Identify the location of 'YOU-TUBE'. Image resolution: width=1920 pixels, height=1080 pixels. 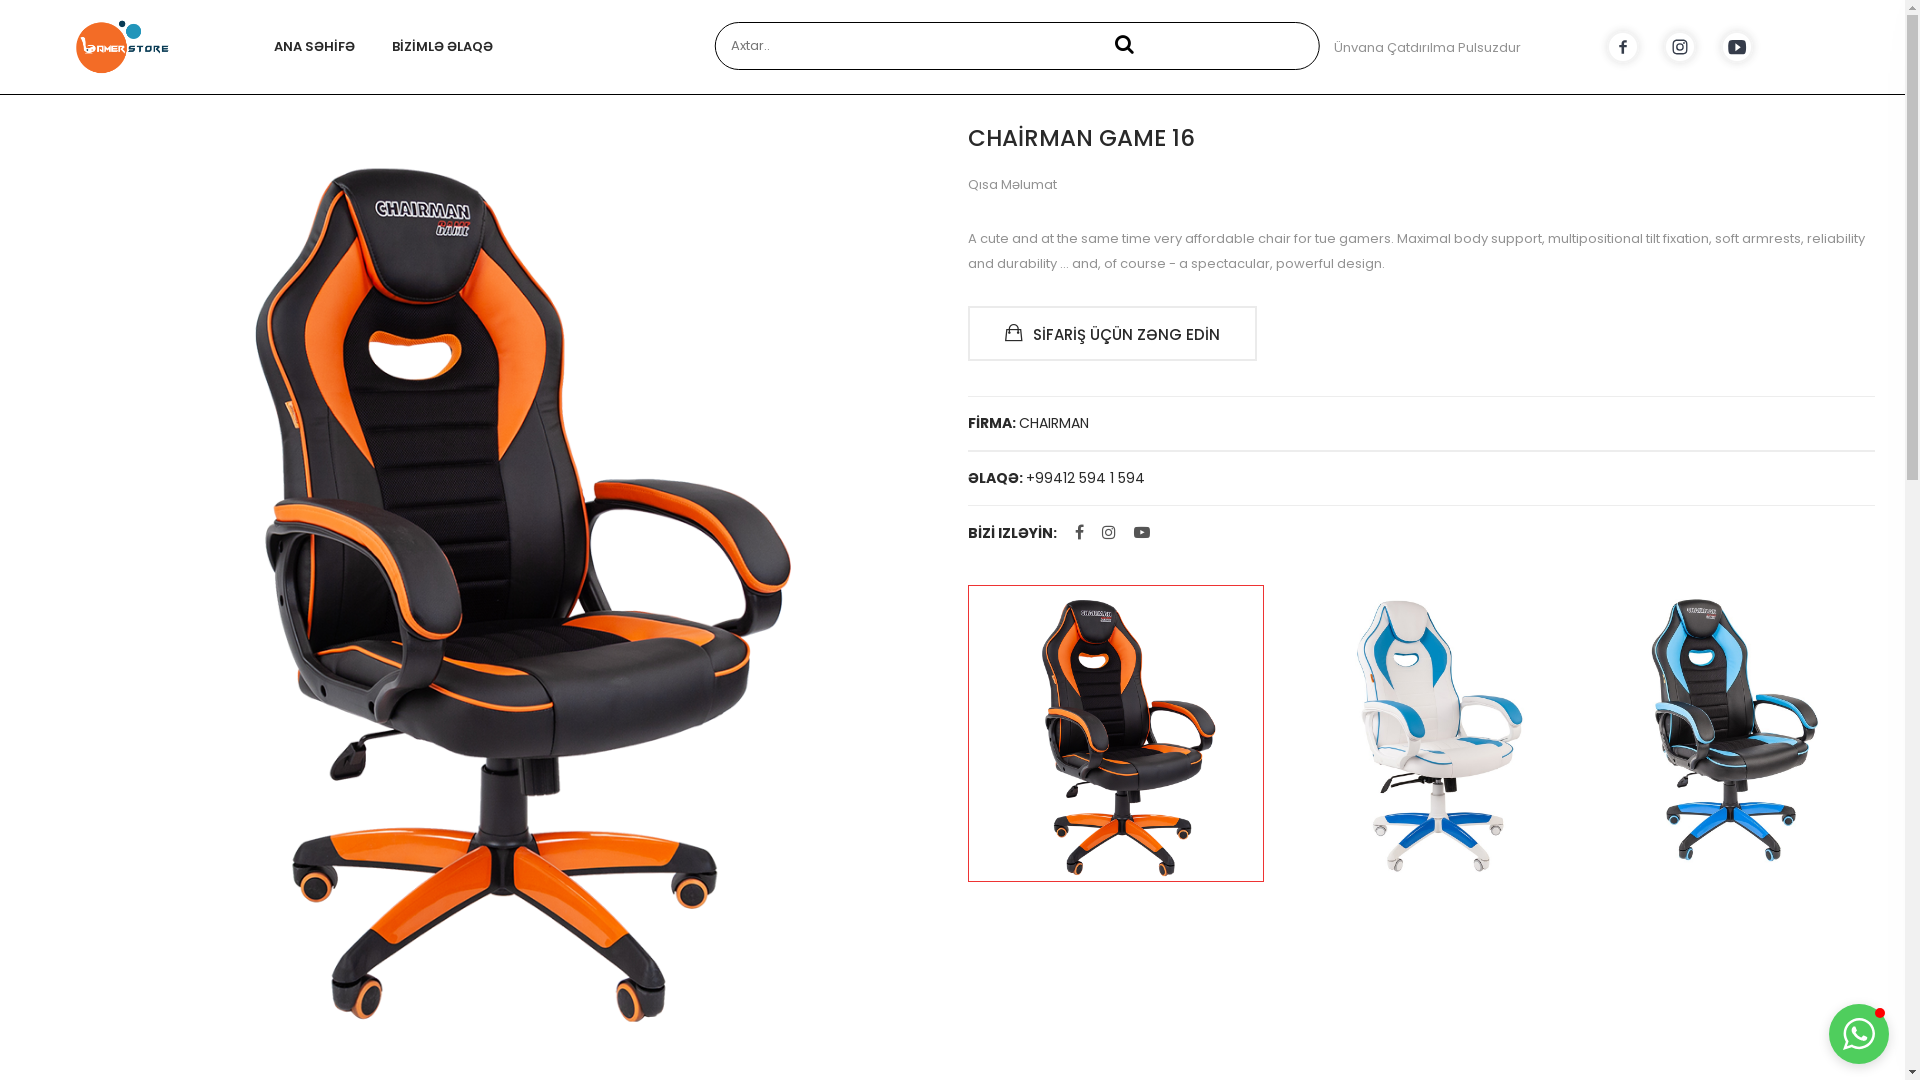
(1736, 45).